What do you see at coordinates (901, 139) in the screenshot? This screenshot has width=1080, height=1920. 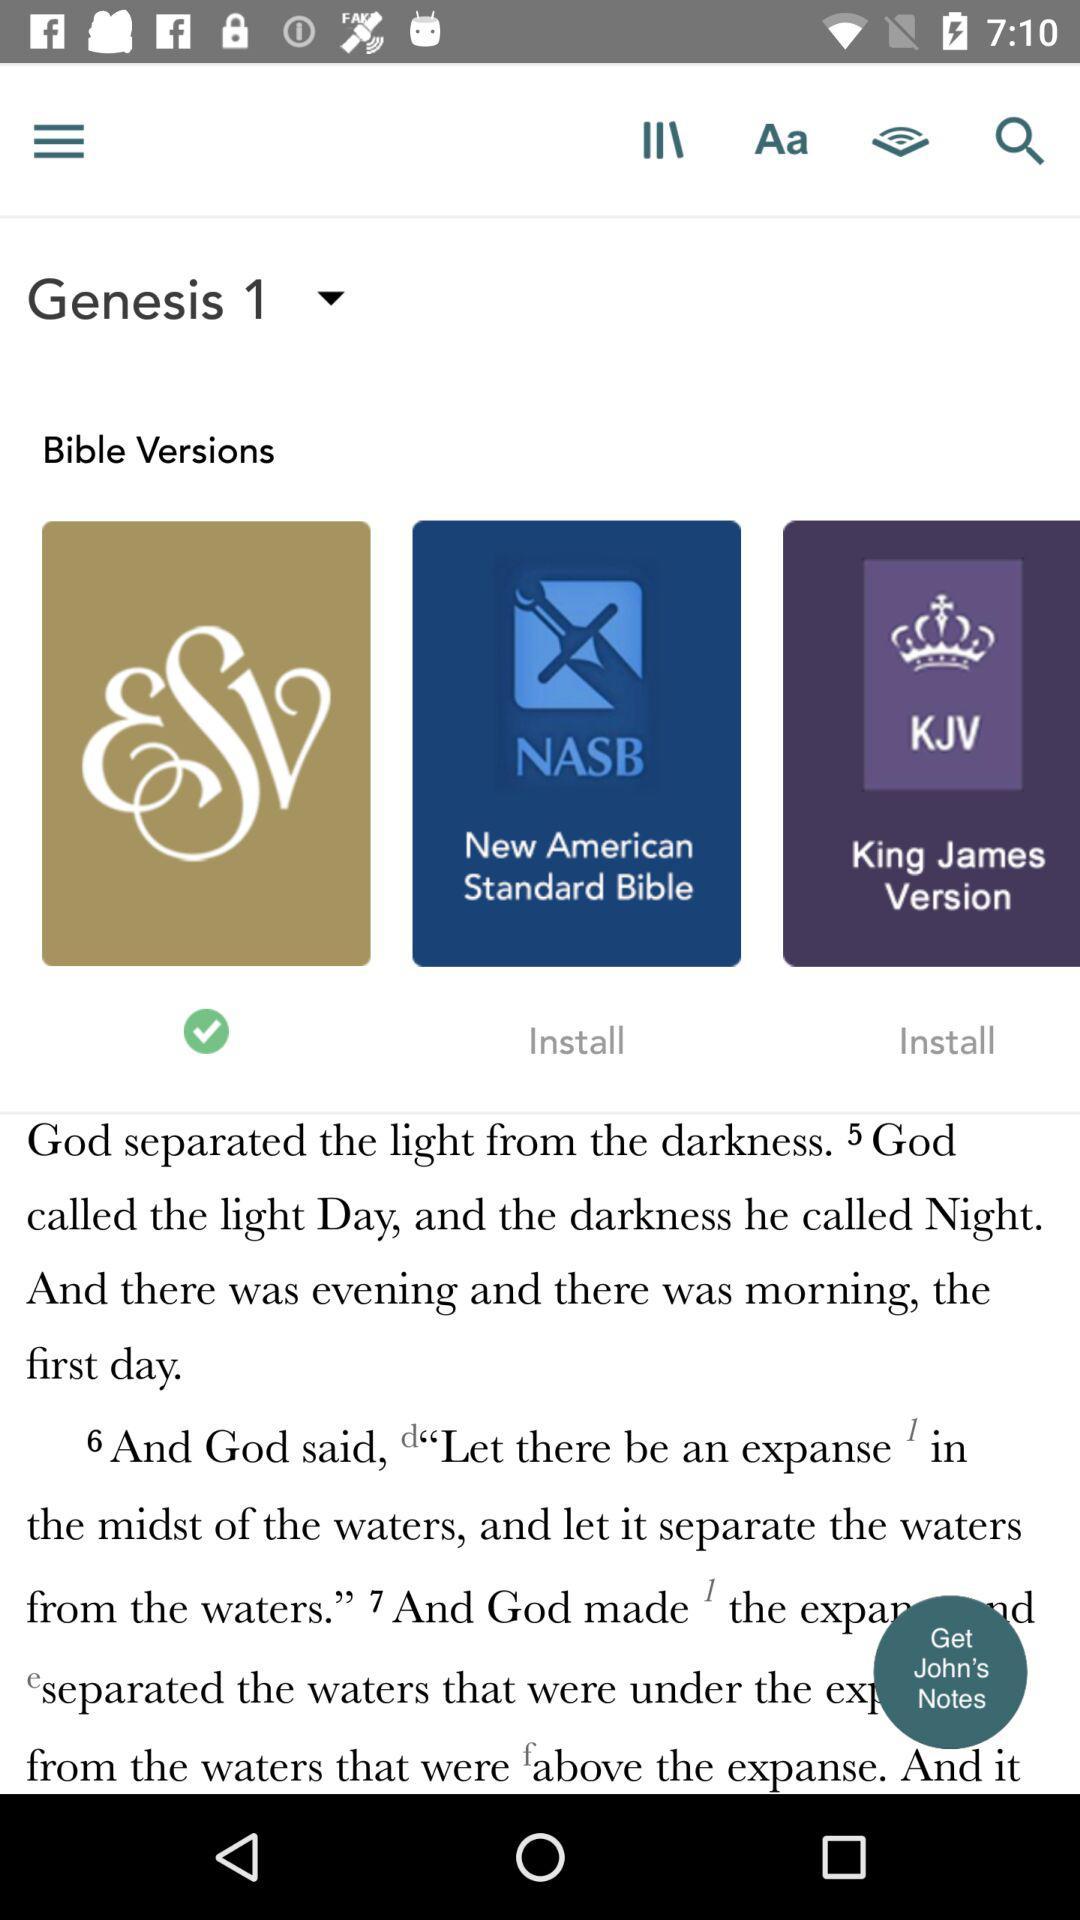 I see `wifi` at bounding box center [901, 139].